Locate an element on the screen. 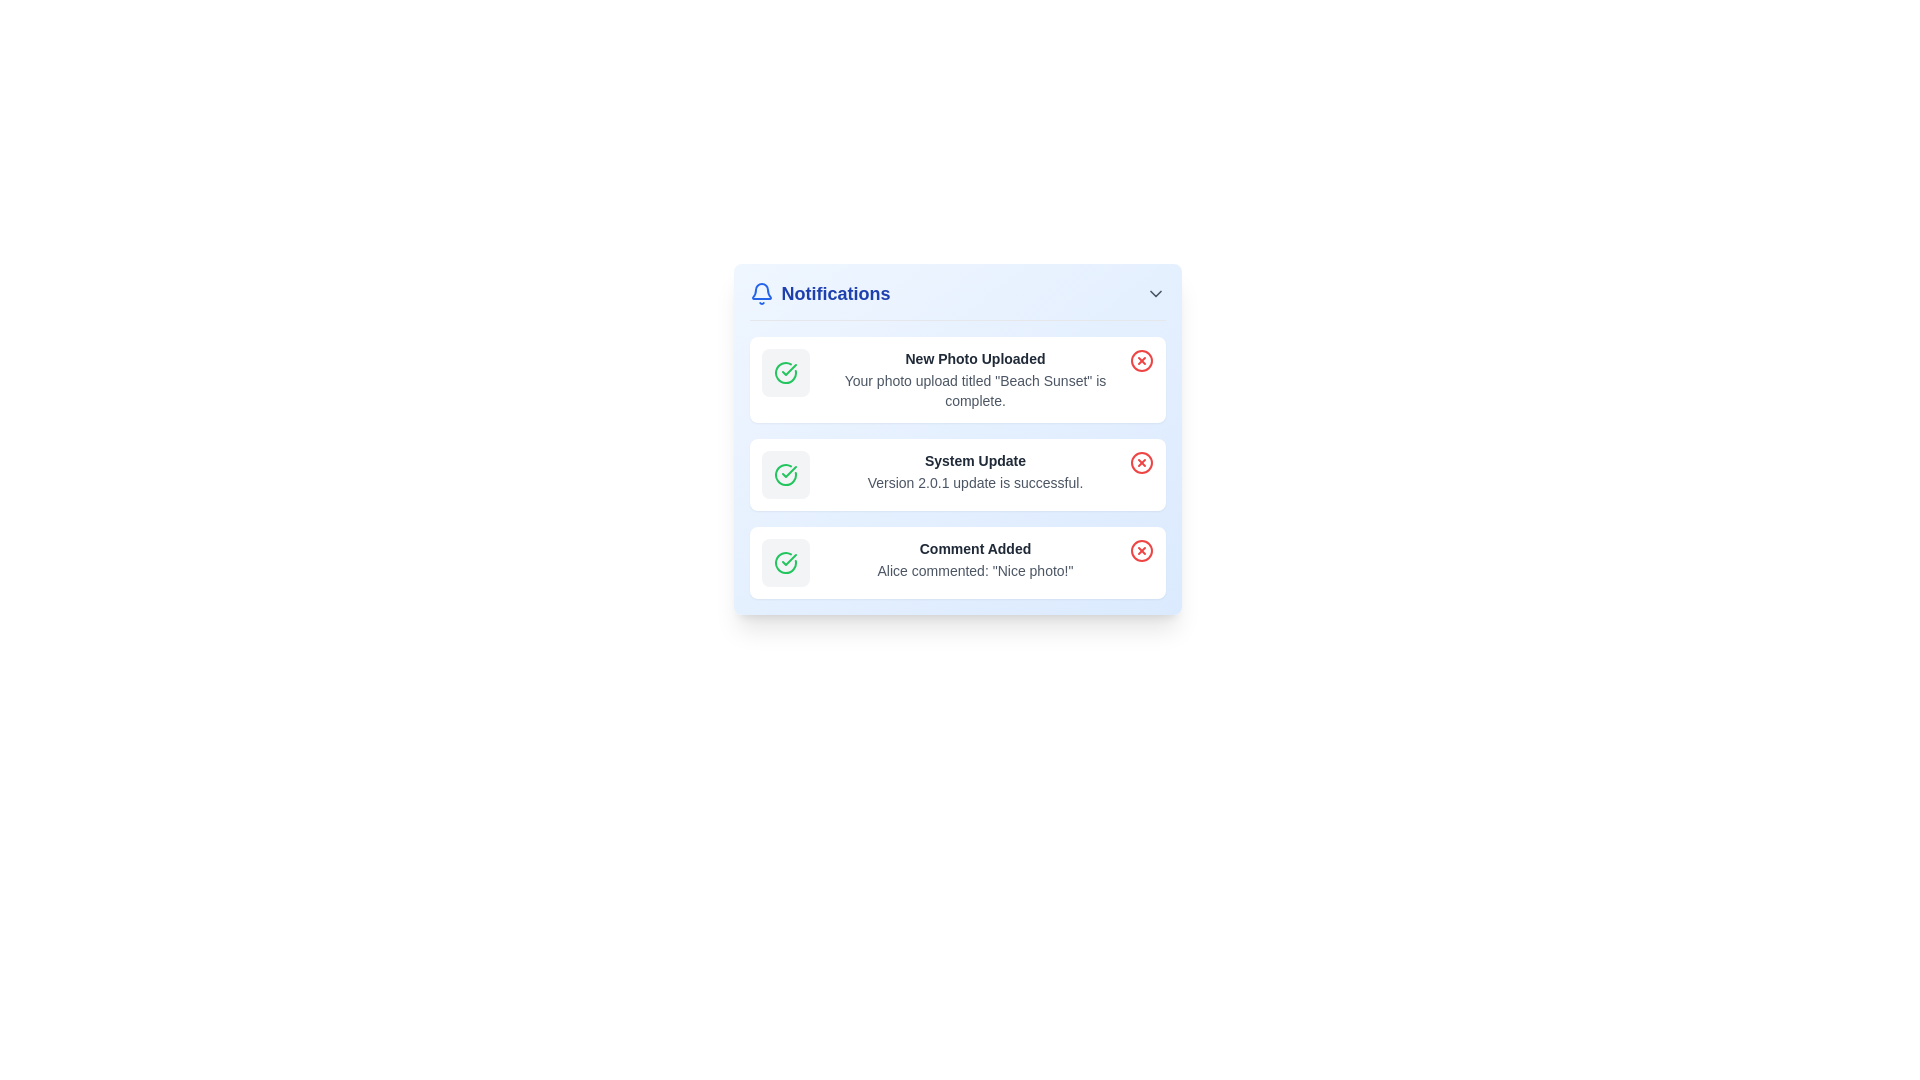 This screenshot has width=1920, height=1080. the Decorative icon located to the left of the 'System Update' title in the notification list, indicating a successful action is located at coordinates (784, 474).